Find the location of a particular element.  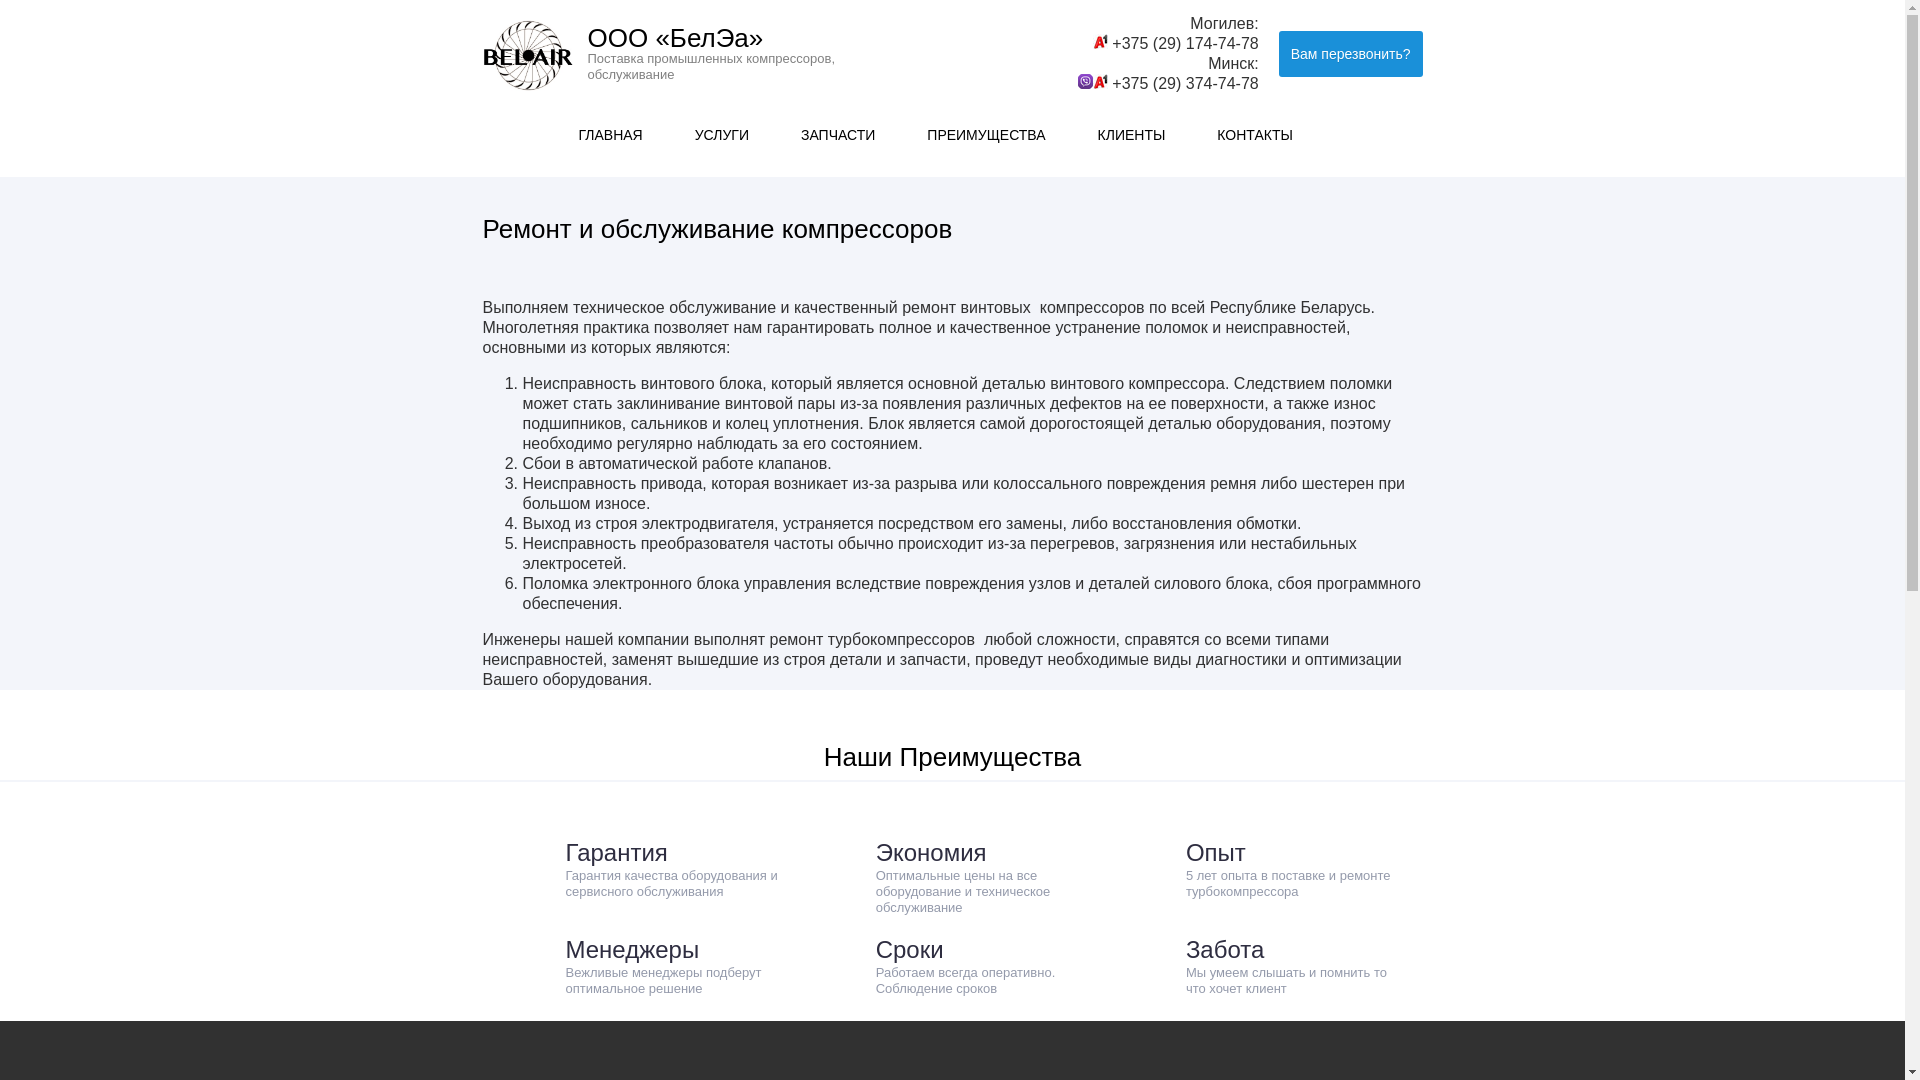

'+375 (29) 374-74-78' is located at coordinates (1185, 82).